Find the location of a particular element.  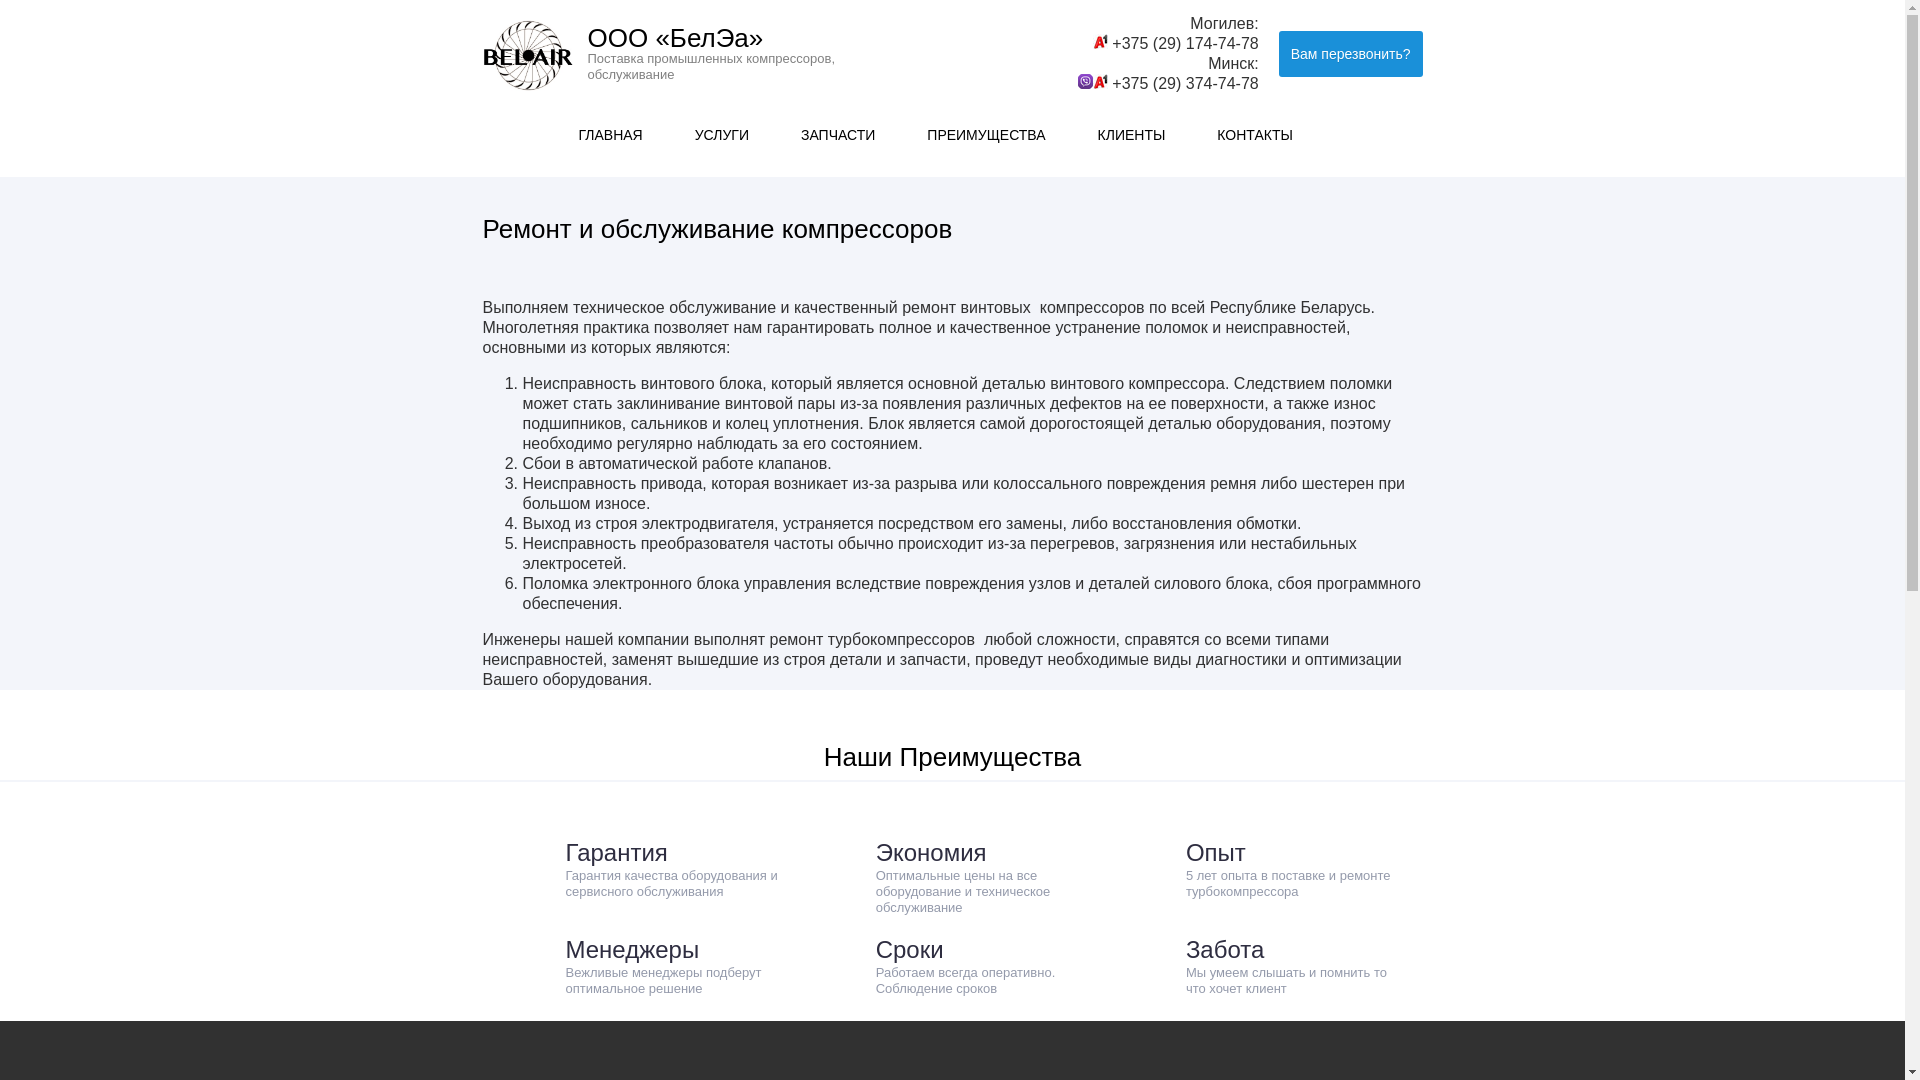

'+375 (29) 374-74-78' is located at coordinates (1185, 82).